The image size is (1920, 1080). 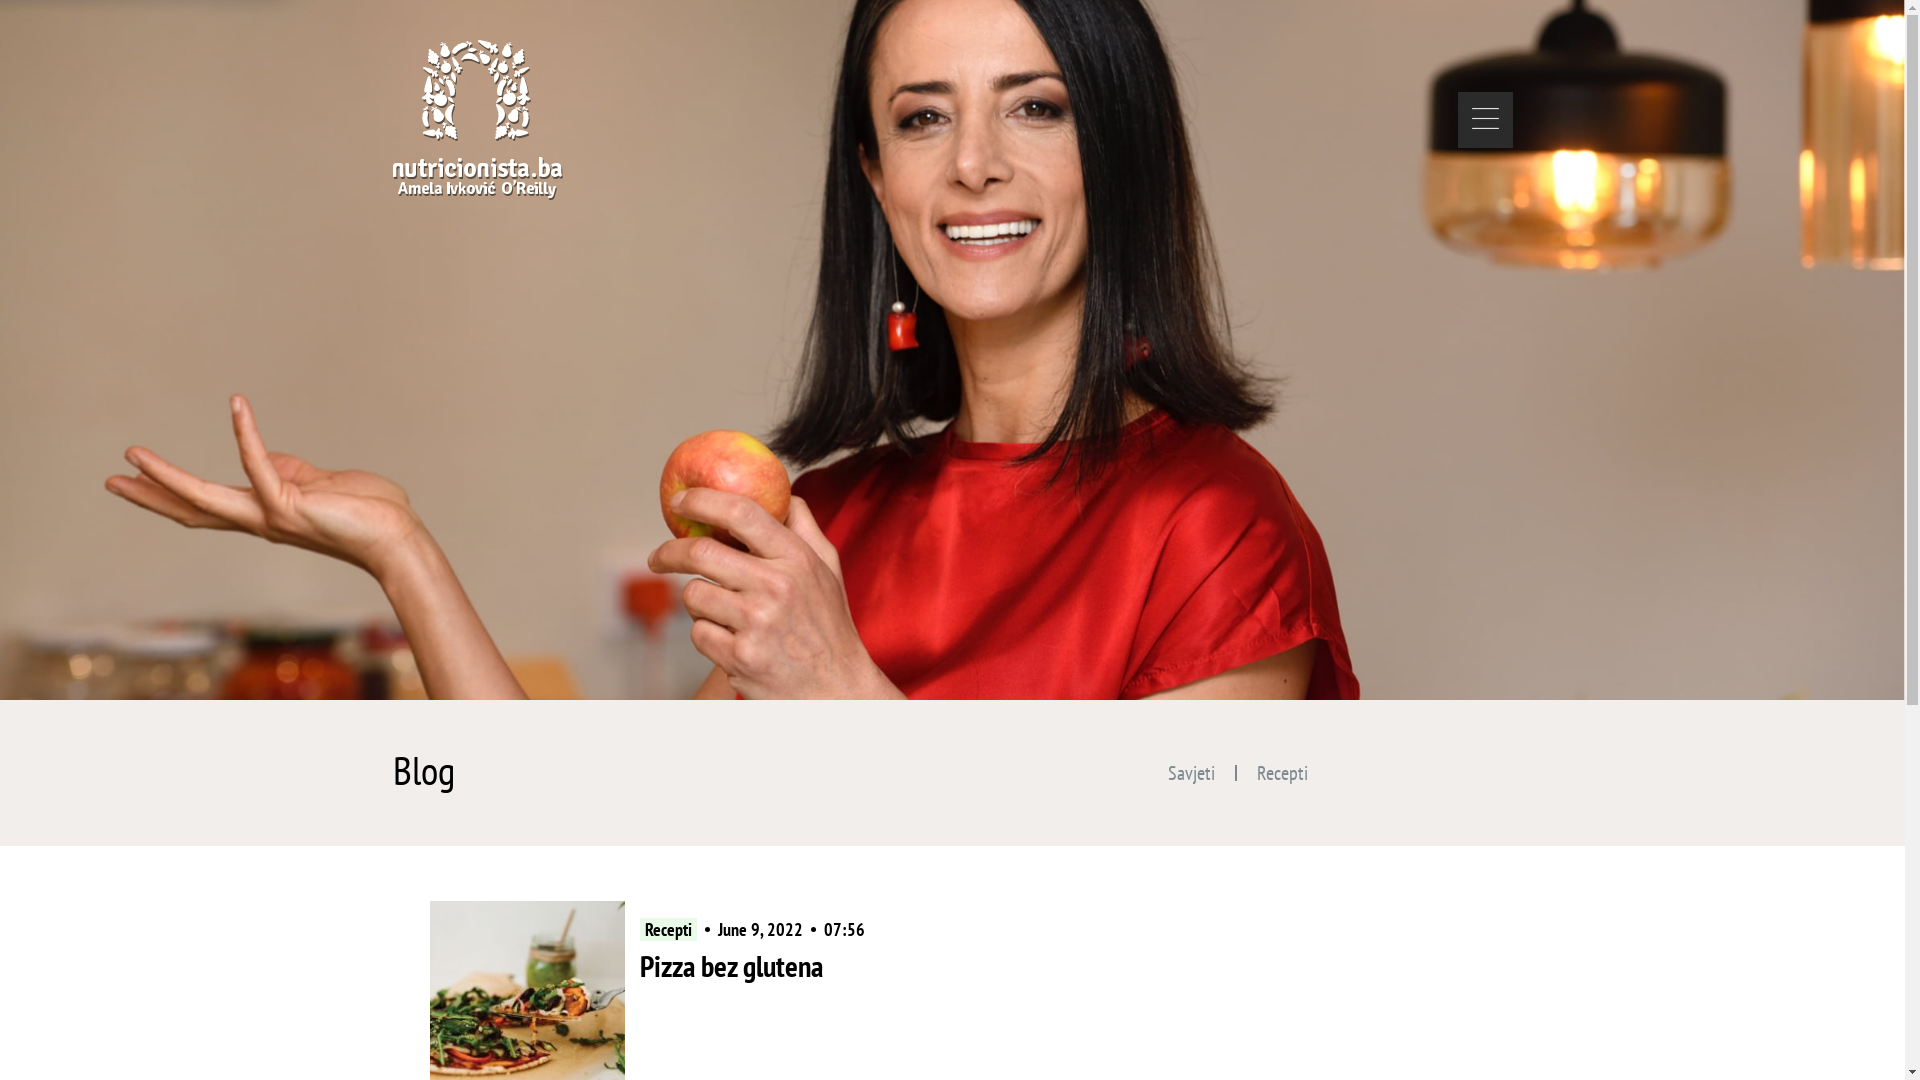 What do you see at coordinates (638, 964) in the screenshot?
I see `'Pizza bez glutena'` at bounding box center [638, 964].